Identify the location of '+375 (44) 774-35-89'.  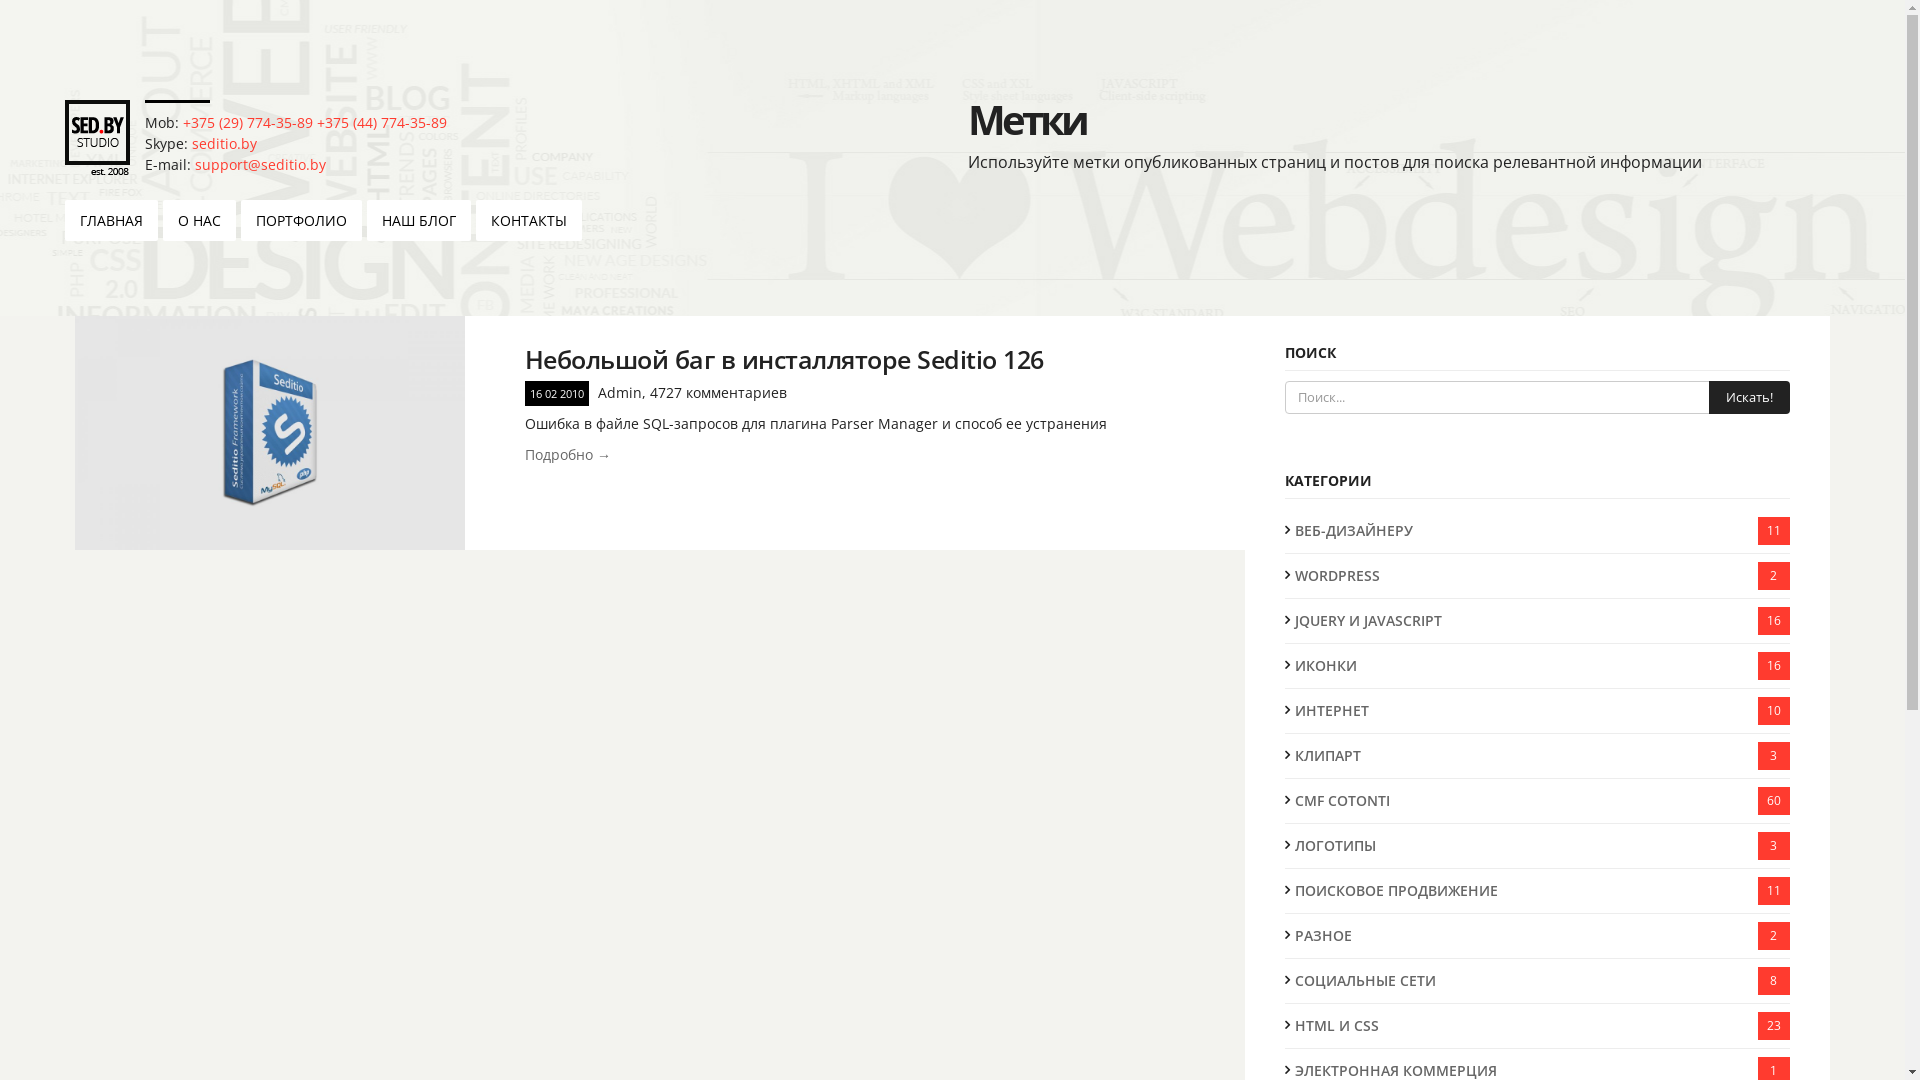
(382, 122).